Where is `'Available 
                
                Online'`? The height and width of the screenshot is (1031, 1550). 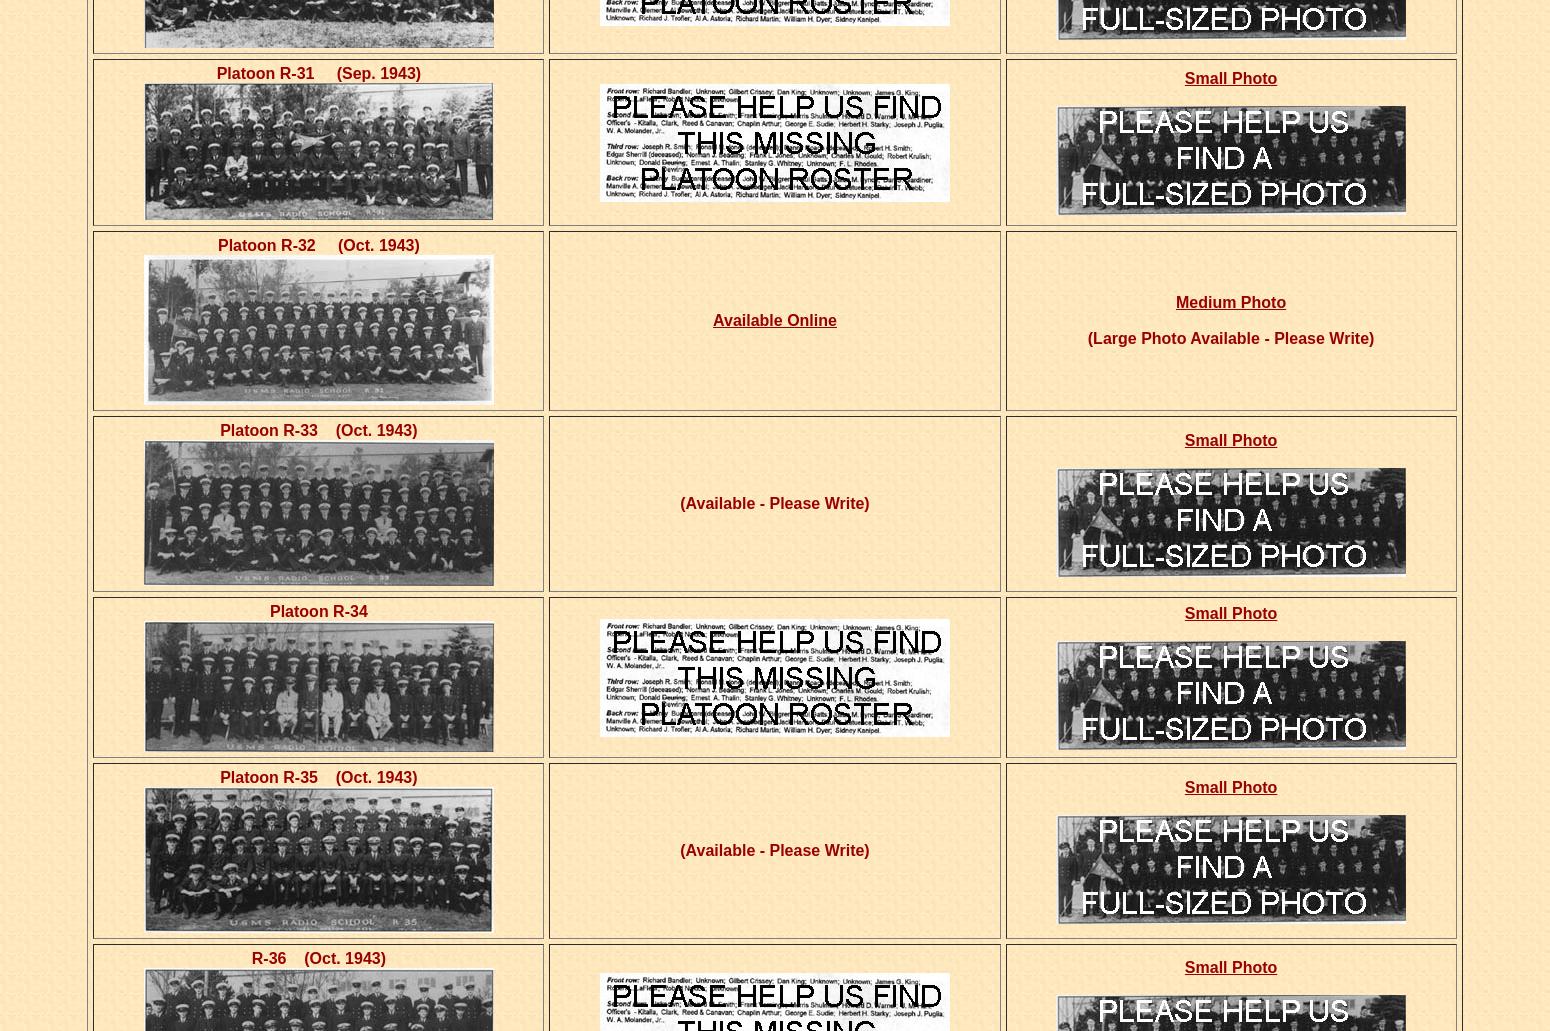
'Available 
                
                Online' is located at coordinates (713, 319).